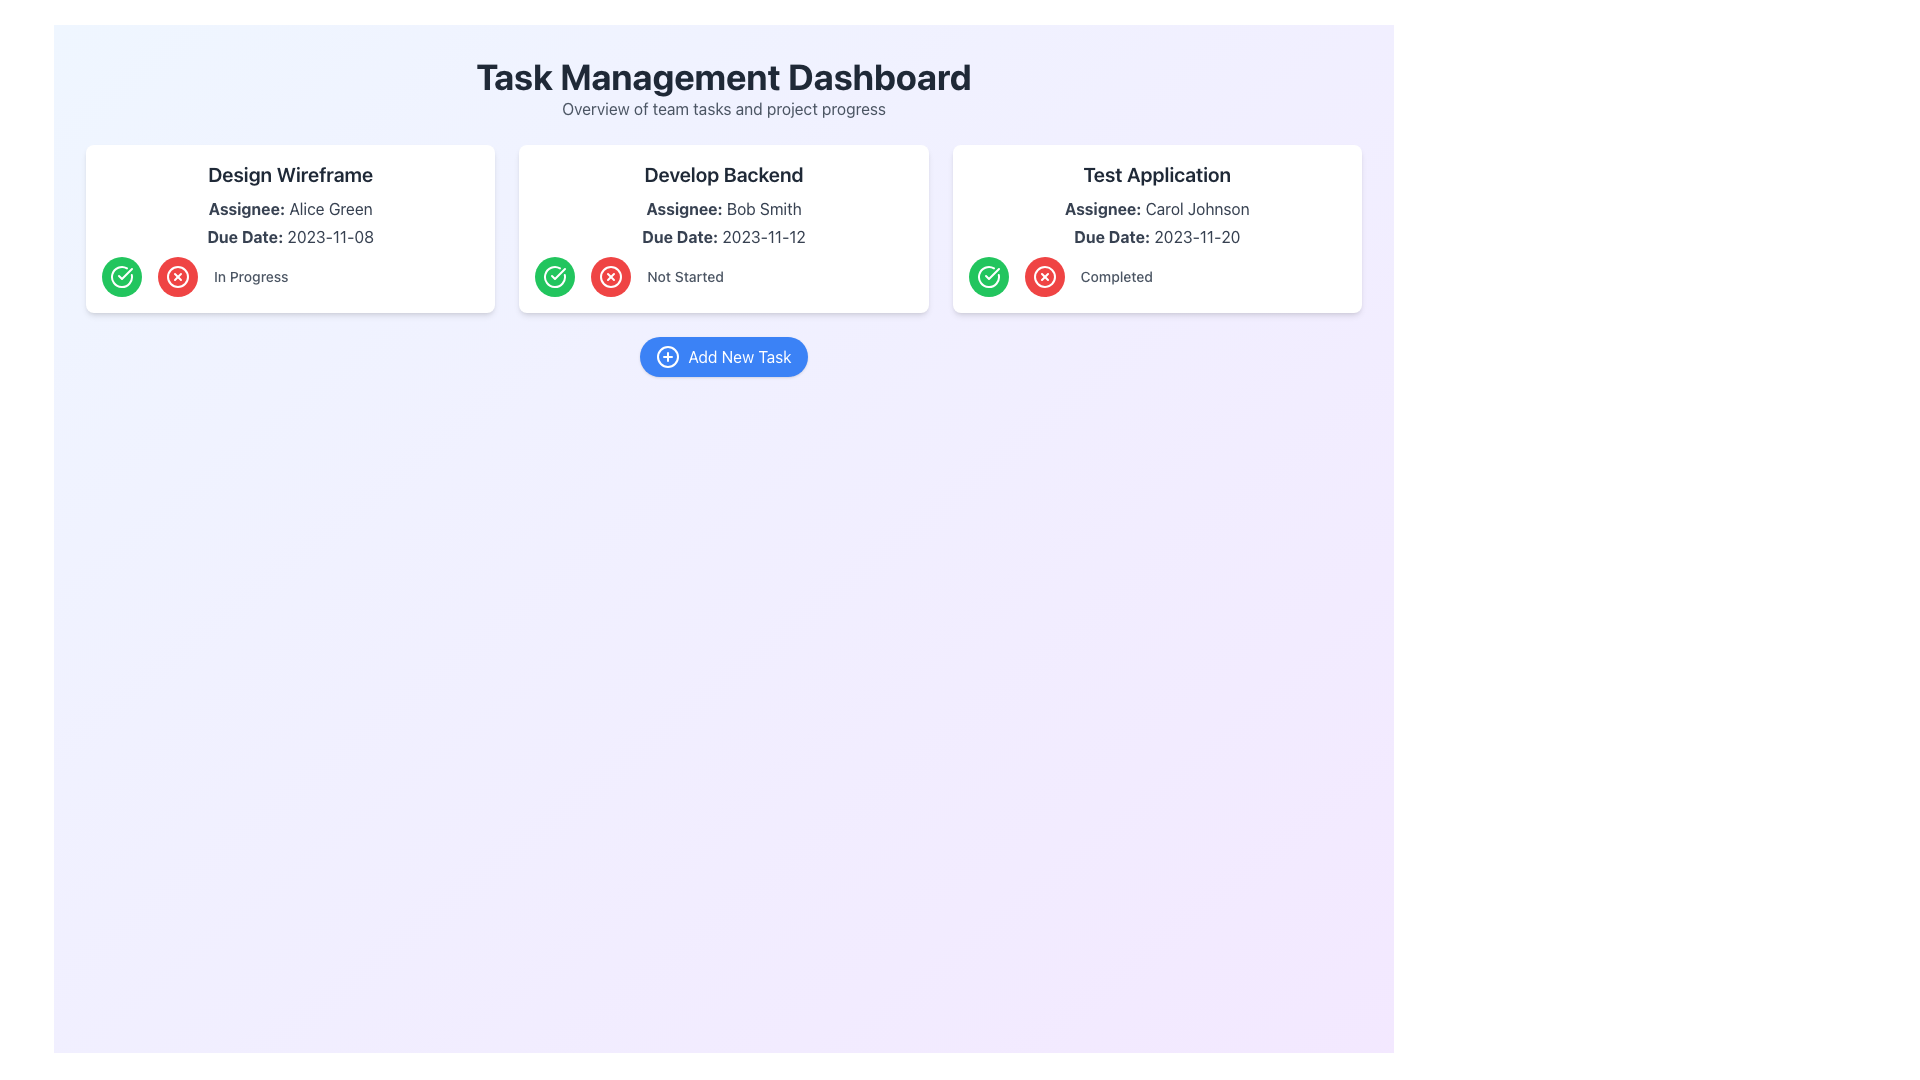 This screenshot has height=1080, width=1920. What do you see at coordinates (289, 235) in the screenshot?
I see `text label displaying the due date 'Due Date: 2023-11-08' which is located within the 'Design Wireframe' card, positioned beneath 'Assignee: Alice Green'` at bounding box center [289, 235].